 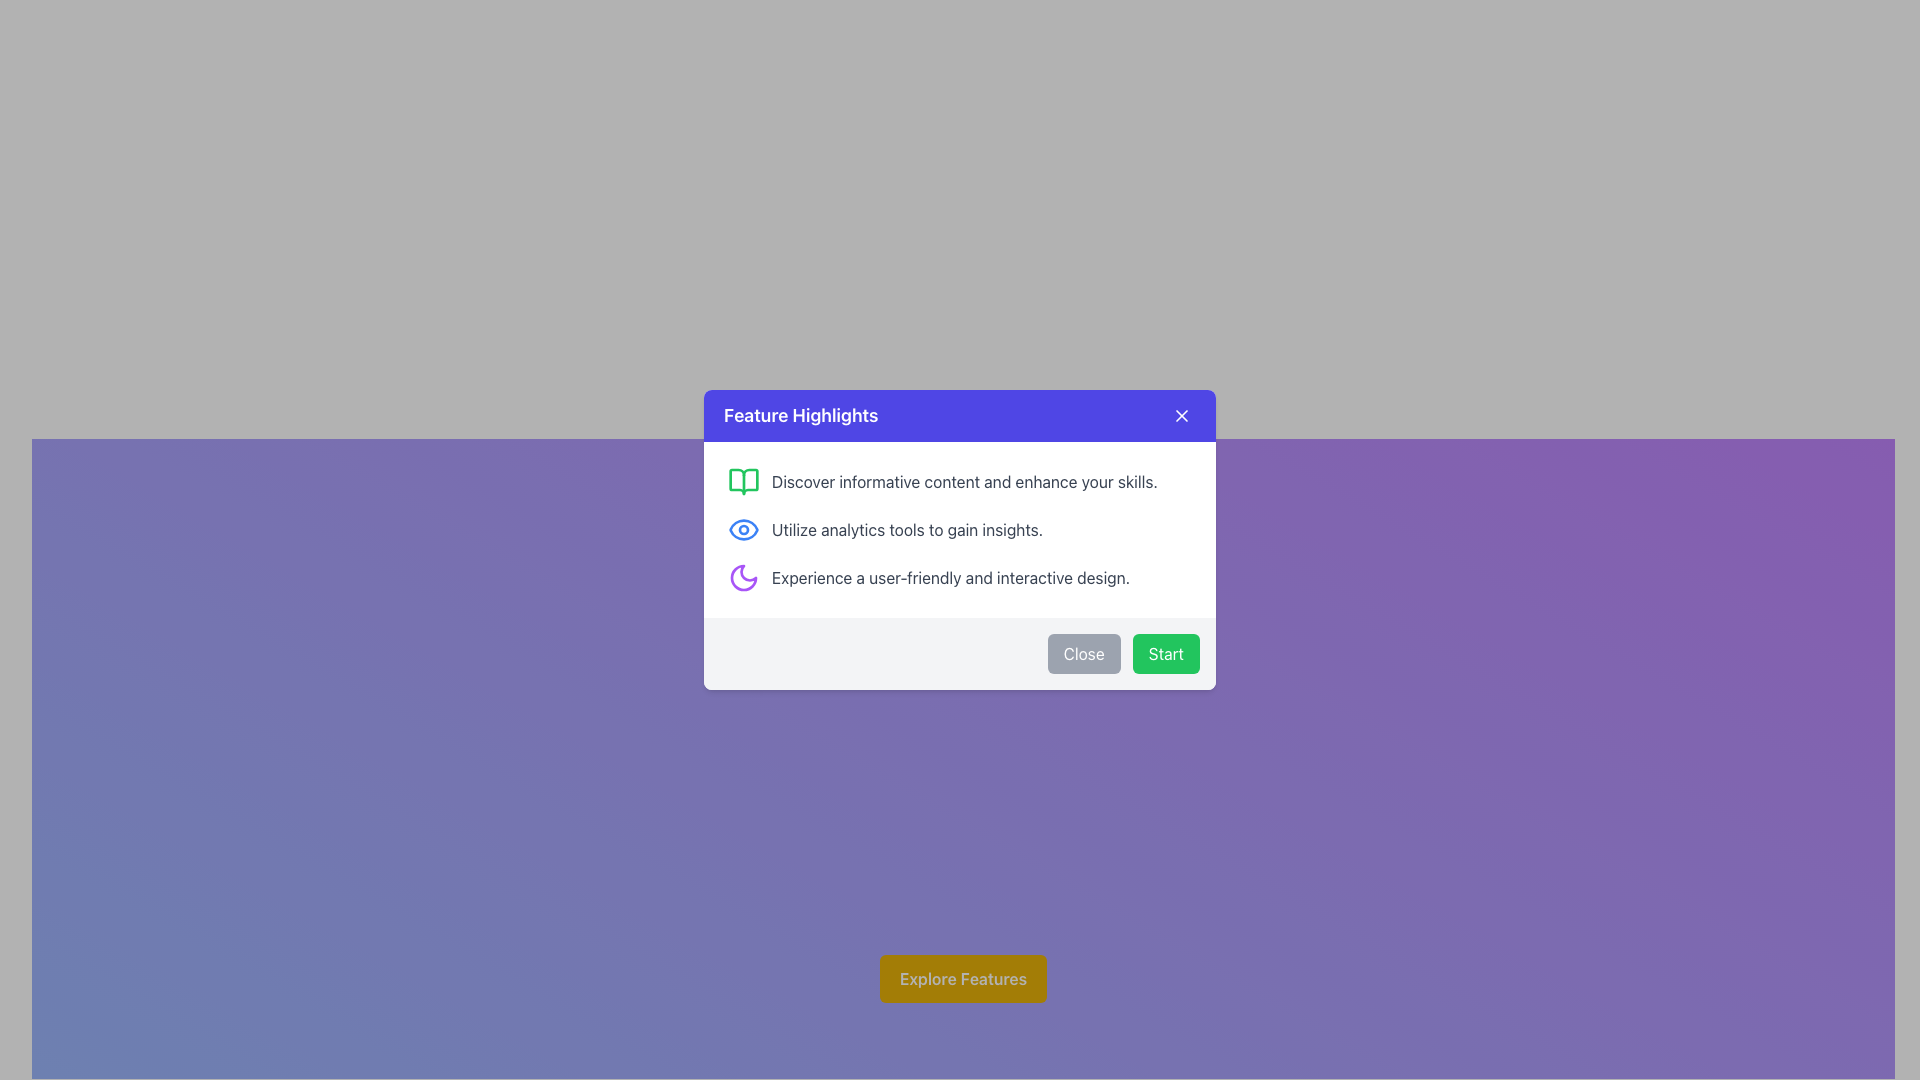 What do you see at coordinates (1166, 654) in the screenshot?
I see `the green 'Start' button with white text` at bounding box center [1166, 654].